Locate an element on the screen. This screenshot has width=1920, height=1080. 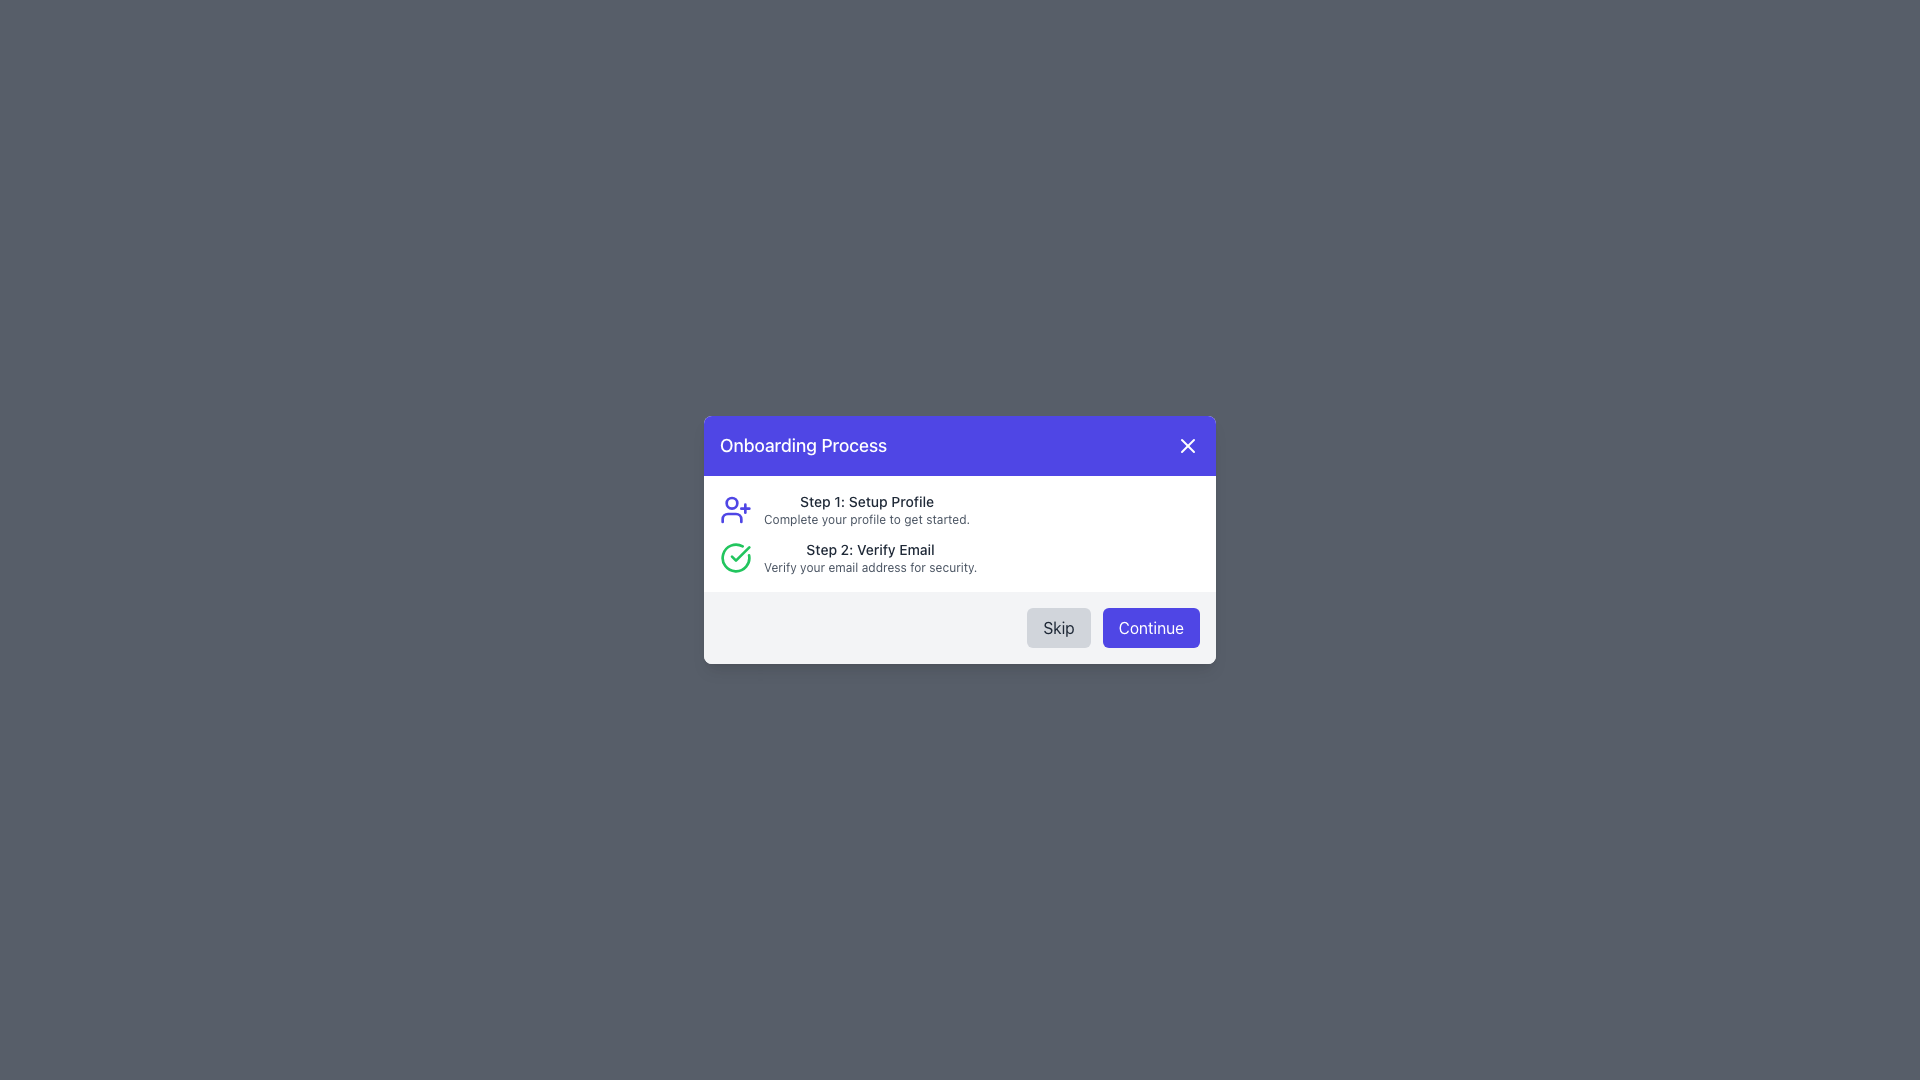
step description located in the first text block of the modal dialog titled 'Onboarding Process', which instructs the user about setting up their profile is located at coordinates (867, 508).